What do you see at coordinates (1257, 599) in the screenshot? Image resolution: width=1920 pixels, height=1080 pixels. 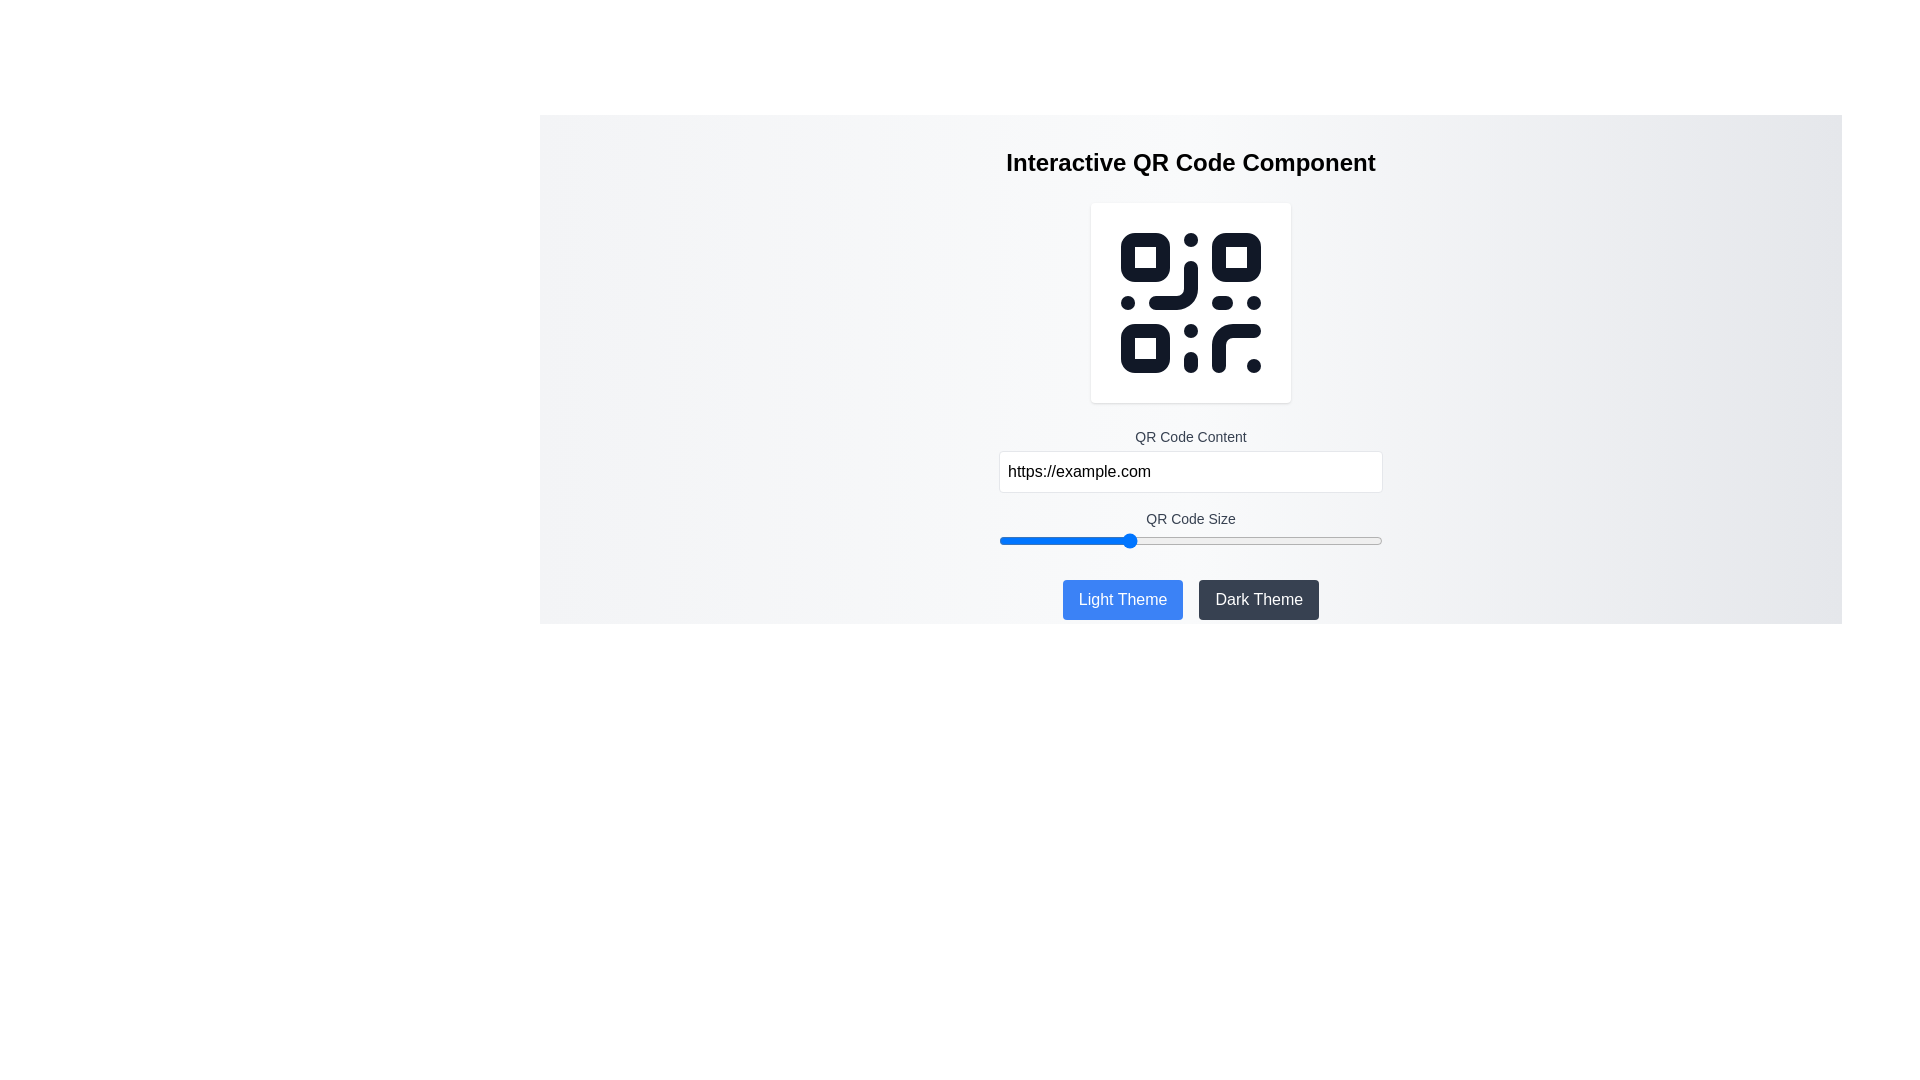 I see `the dark theme button located in the lower-right area of the interface, adjacent to the light theme button` at bounding box center [1257, 599].